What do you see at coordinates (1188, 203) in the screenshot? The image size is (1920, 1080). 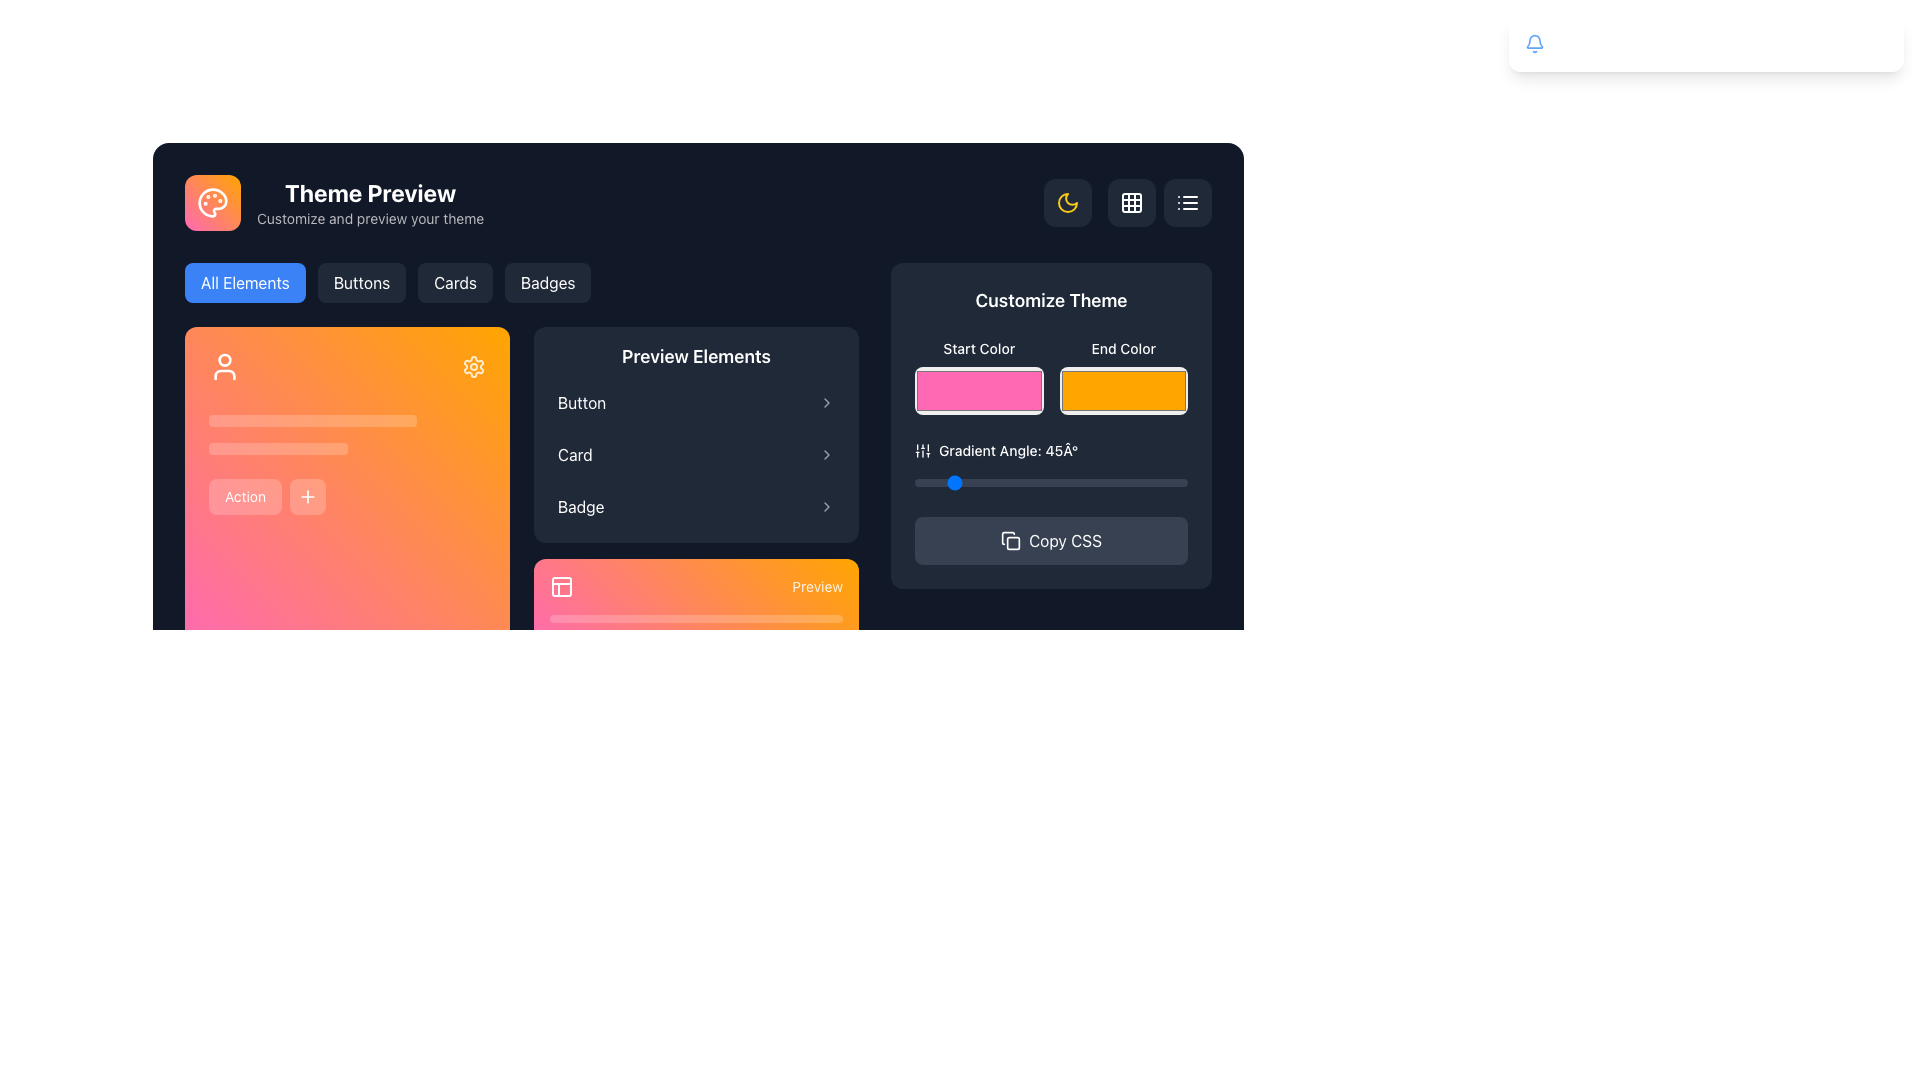 I see `the second button in the top-right corner of the interface` at bounding box center [1188, 203].